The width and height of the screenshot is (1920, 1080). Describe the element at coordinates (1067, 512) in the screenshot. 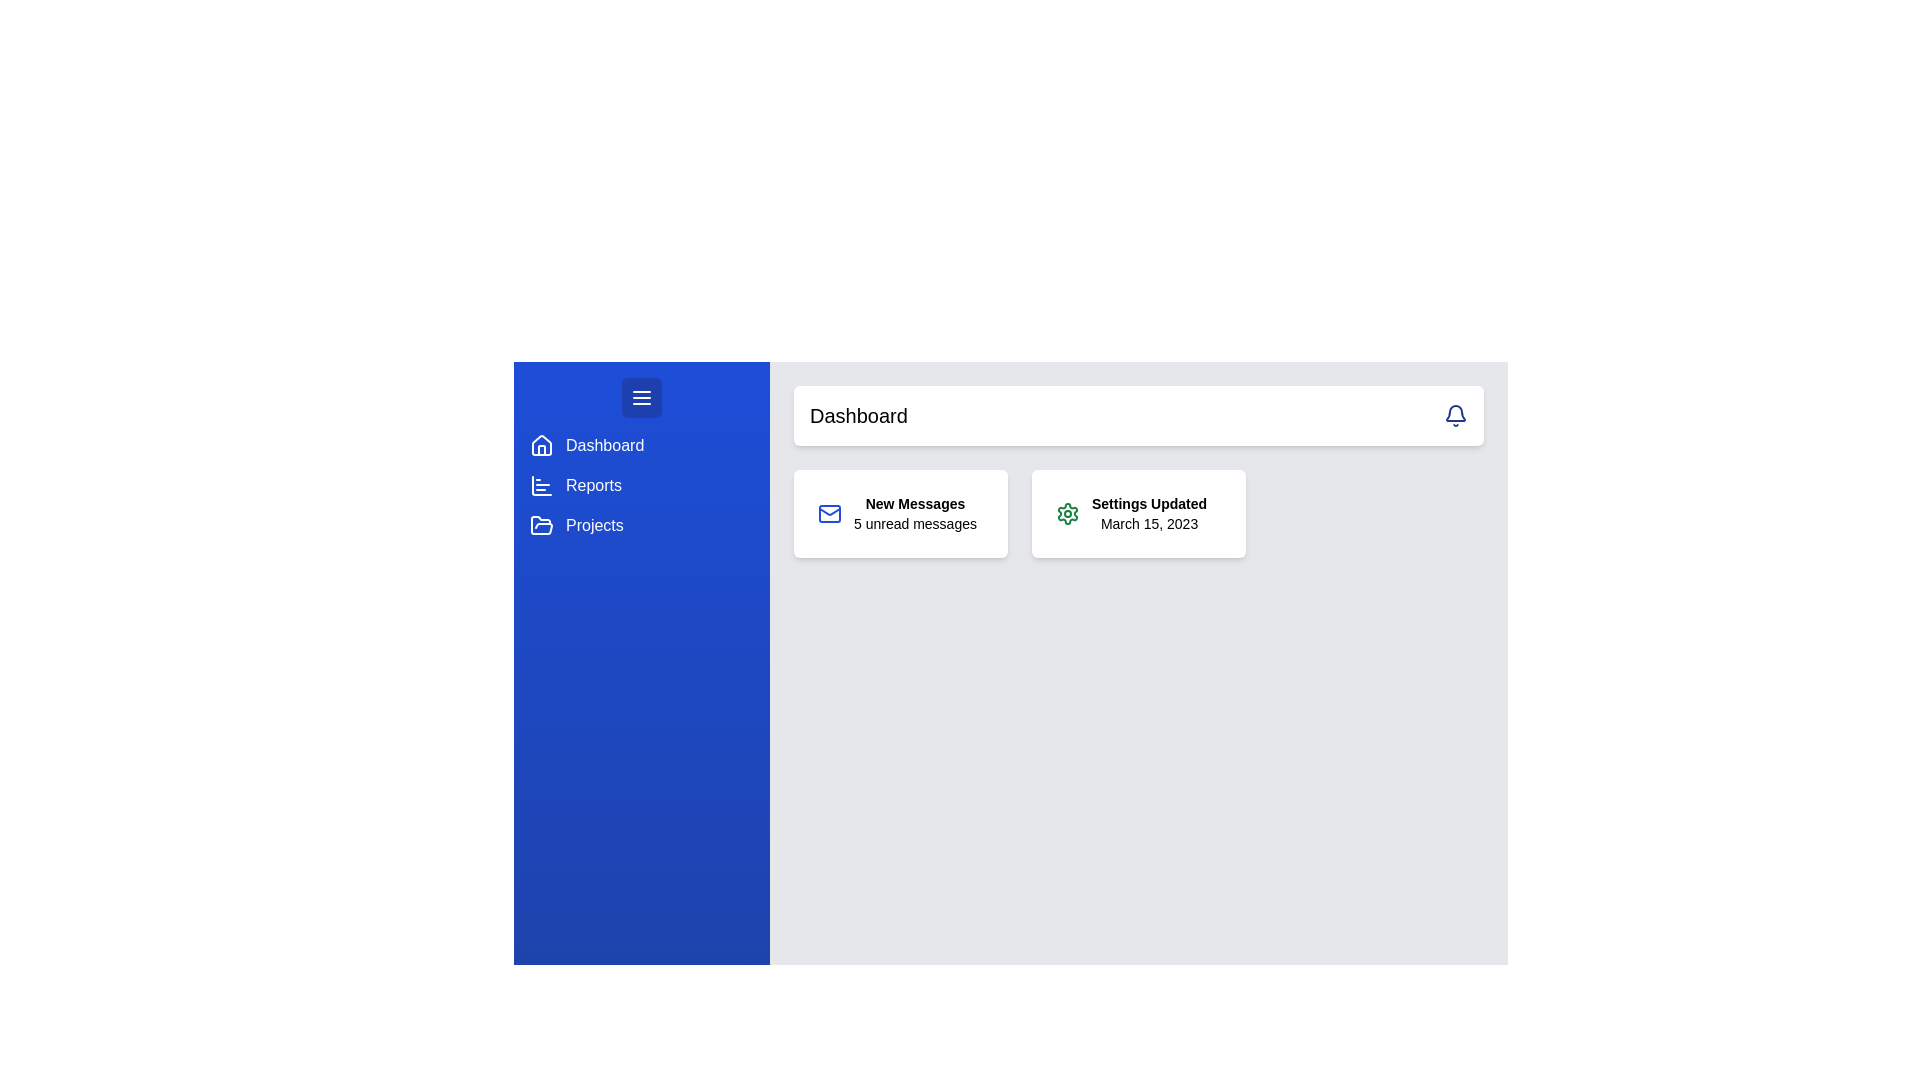

I see `the green gear-shaped icon located on the right-hand side of the interface, to the left of the 'Settings Updated' text` at that location.